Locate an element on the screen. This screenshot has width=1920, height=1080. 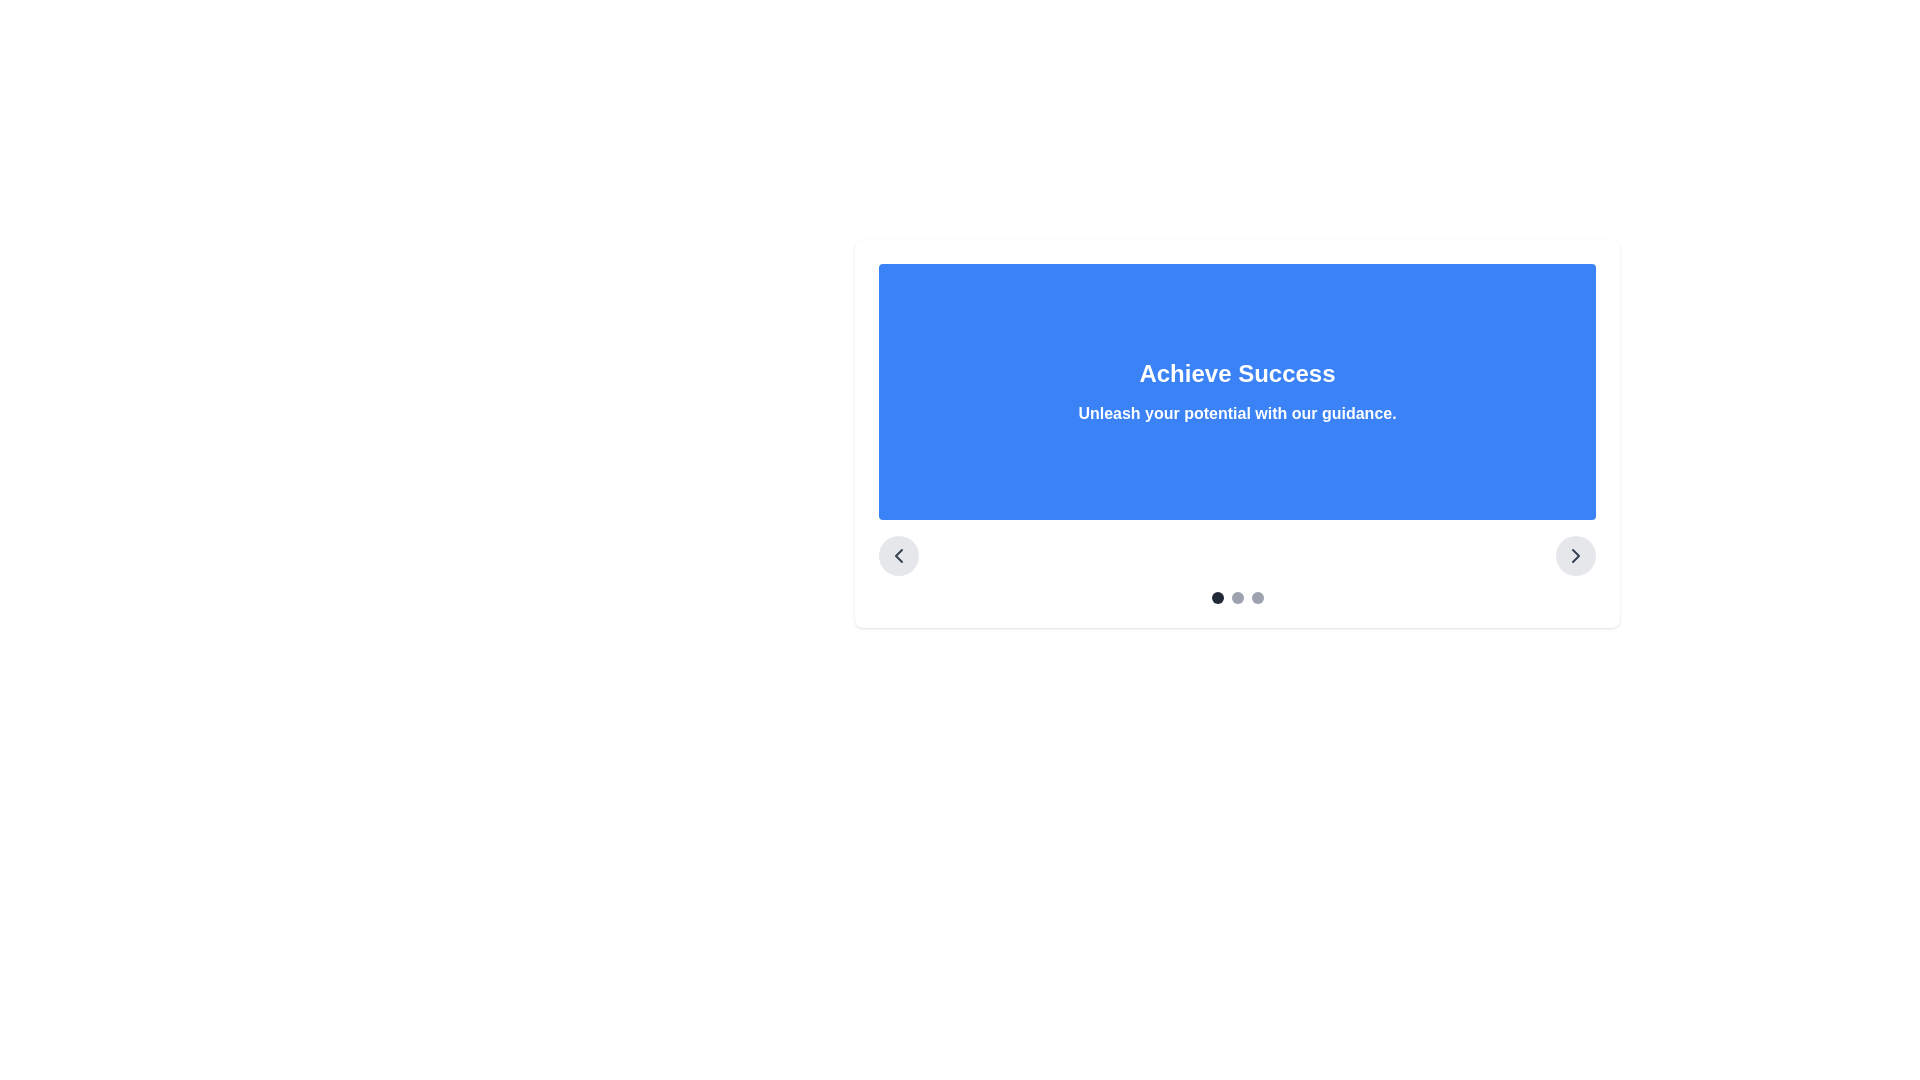
the previous slide navigation button located in the bottom-left corner of the slide navigation interface for keyboard interaction is located at coordinates (897, 555).